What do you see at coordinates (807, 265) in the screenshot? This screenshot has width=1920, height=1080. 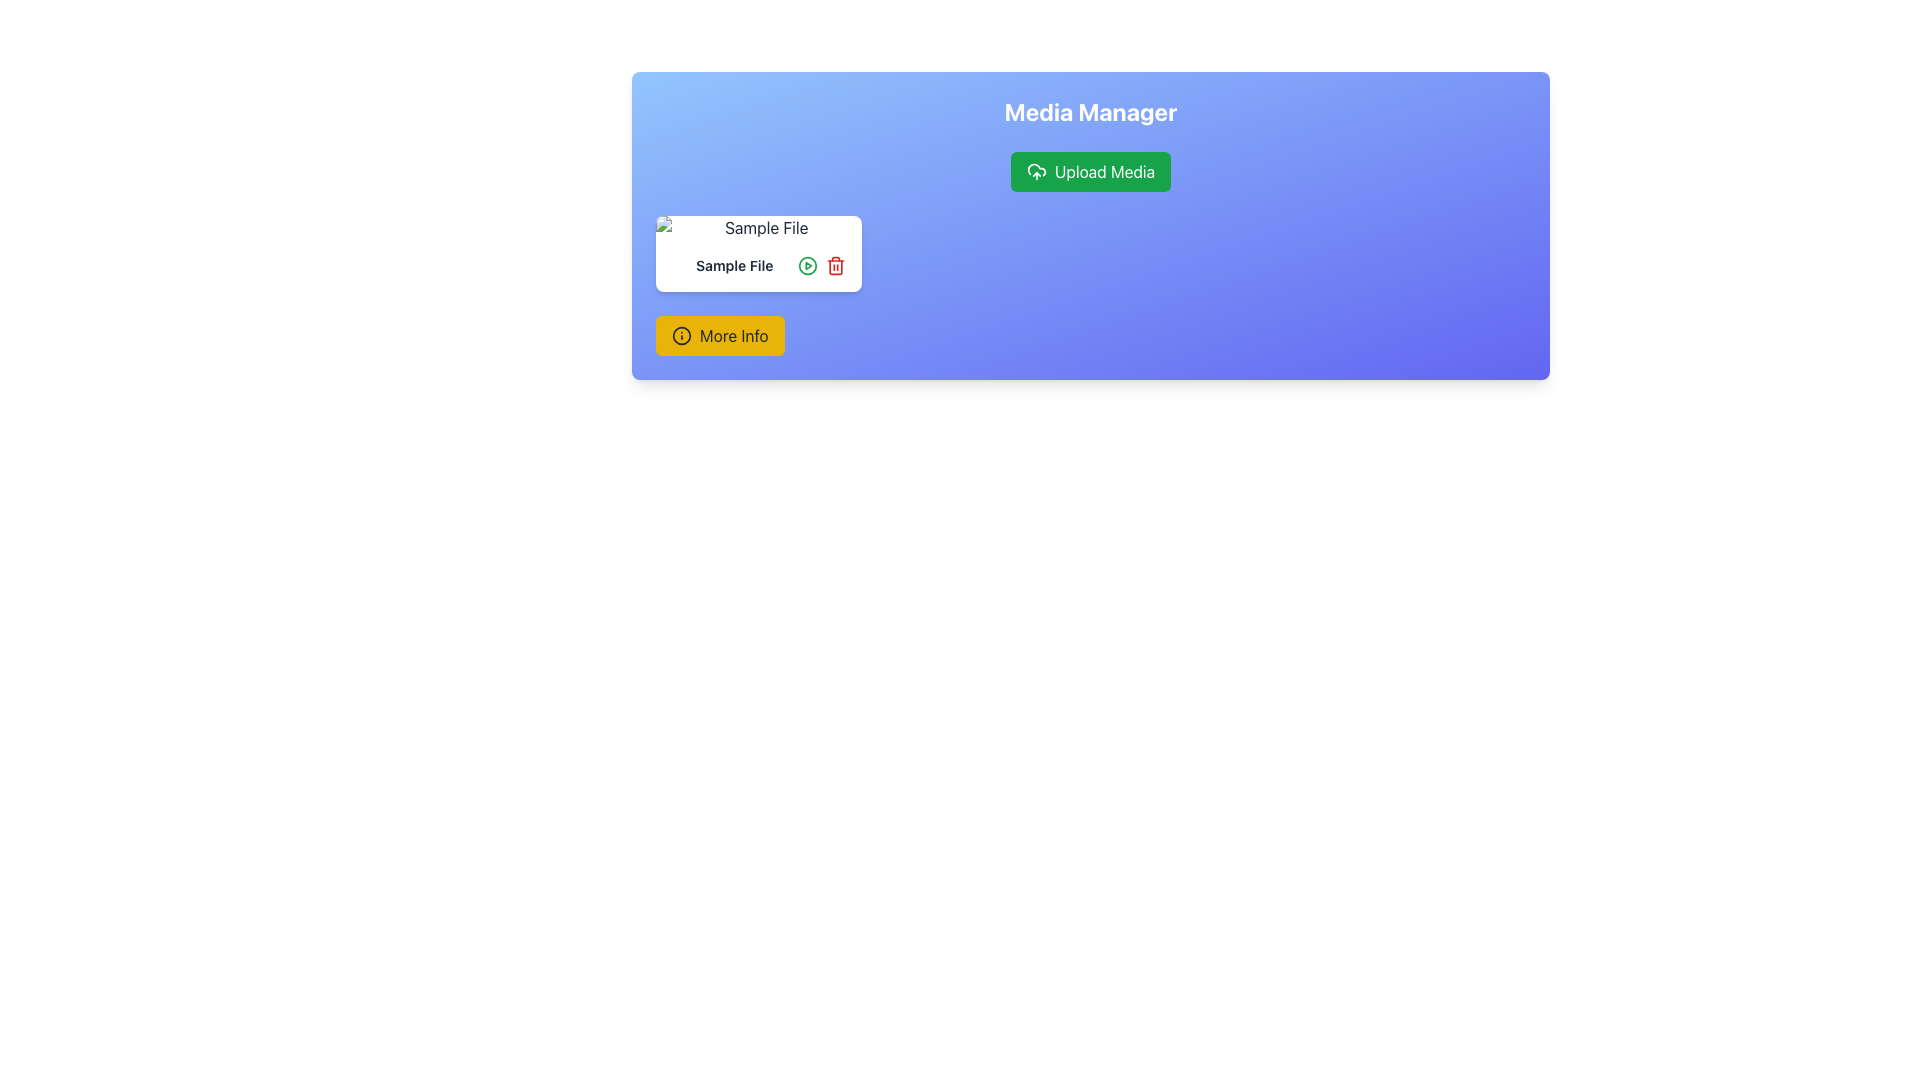 I see `the SVG Circle that functions as a visual boundary for the play button, located at the center of the graphical component near the left part of a file item component` at bounding box center [807, 265].